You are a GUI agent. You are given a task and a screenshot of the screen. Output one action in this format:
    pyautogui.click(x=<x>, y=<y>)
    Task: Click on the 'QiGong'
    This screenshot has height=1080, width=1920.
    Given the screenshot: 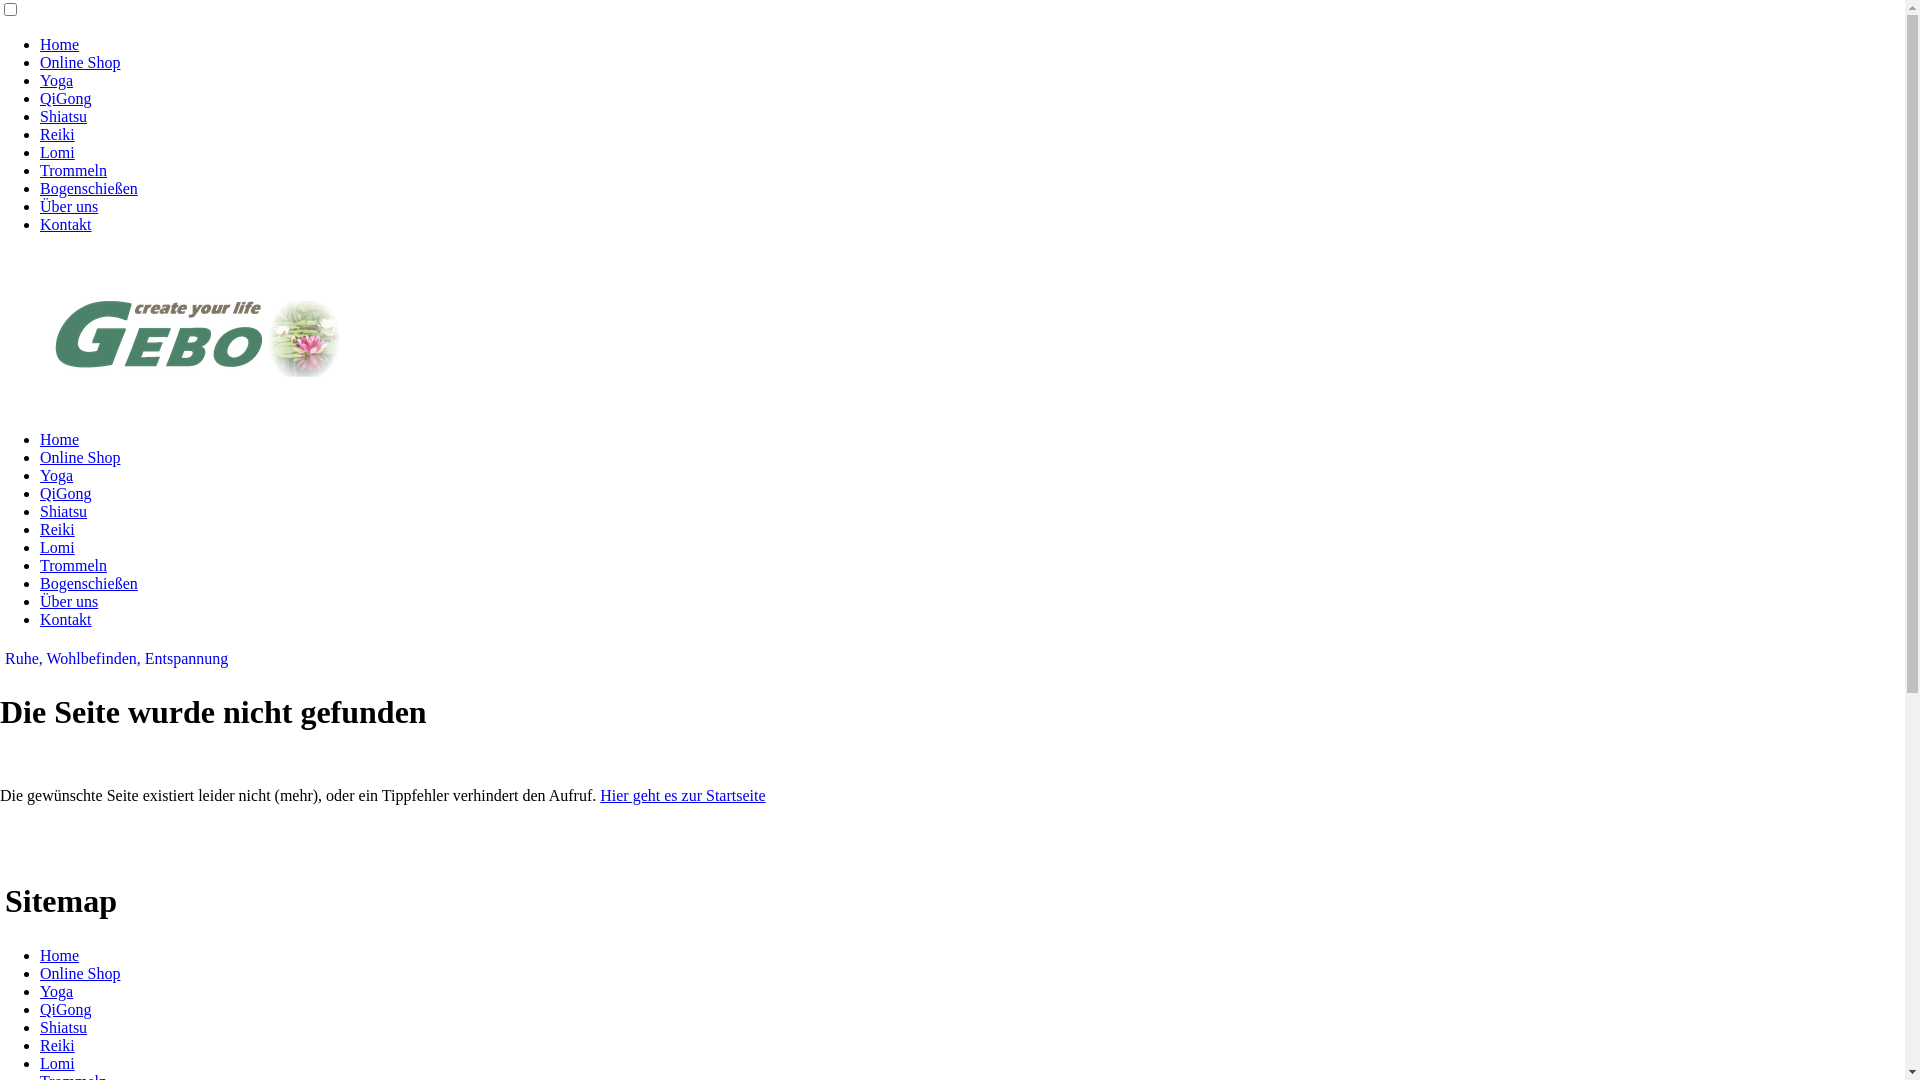 What is the action you would take?
    pyautogui.click(x=66, y=98)
    